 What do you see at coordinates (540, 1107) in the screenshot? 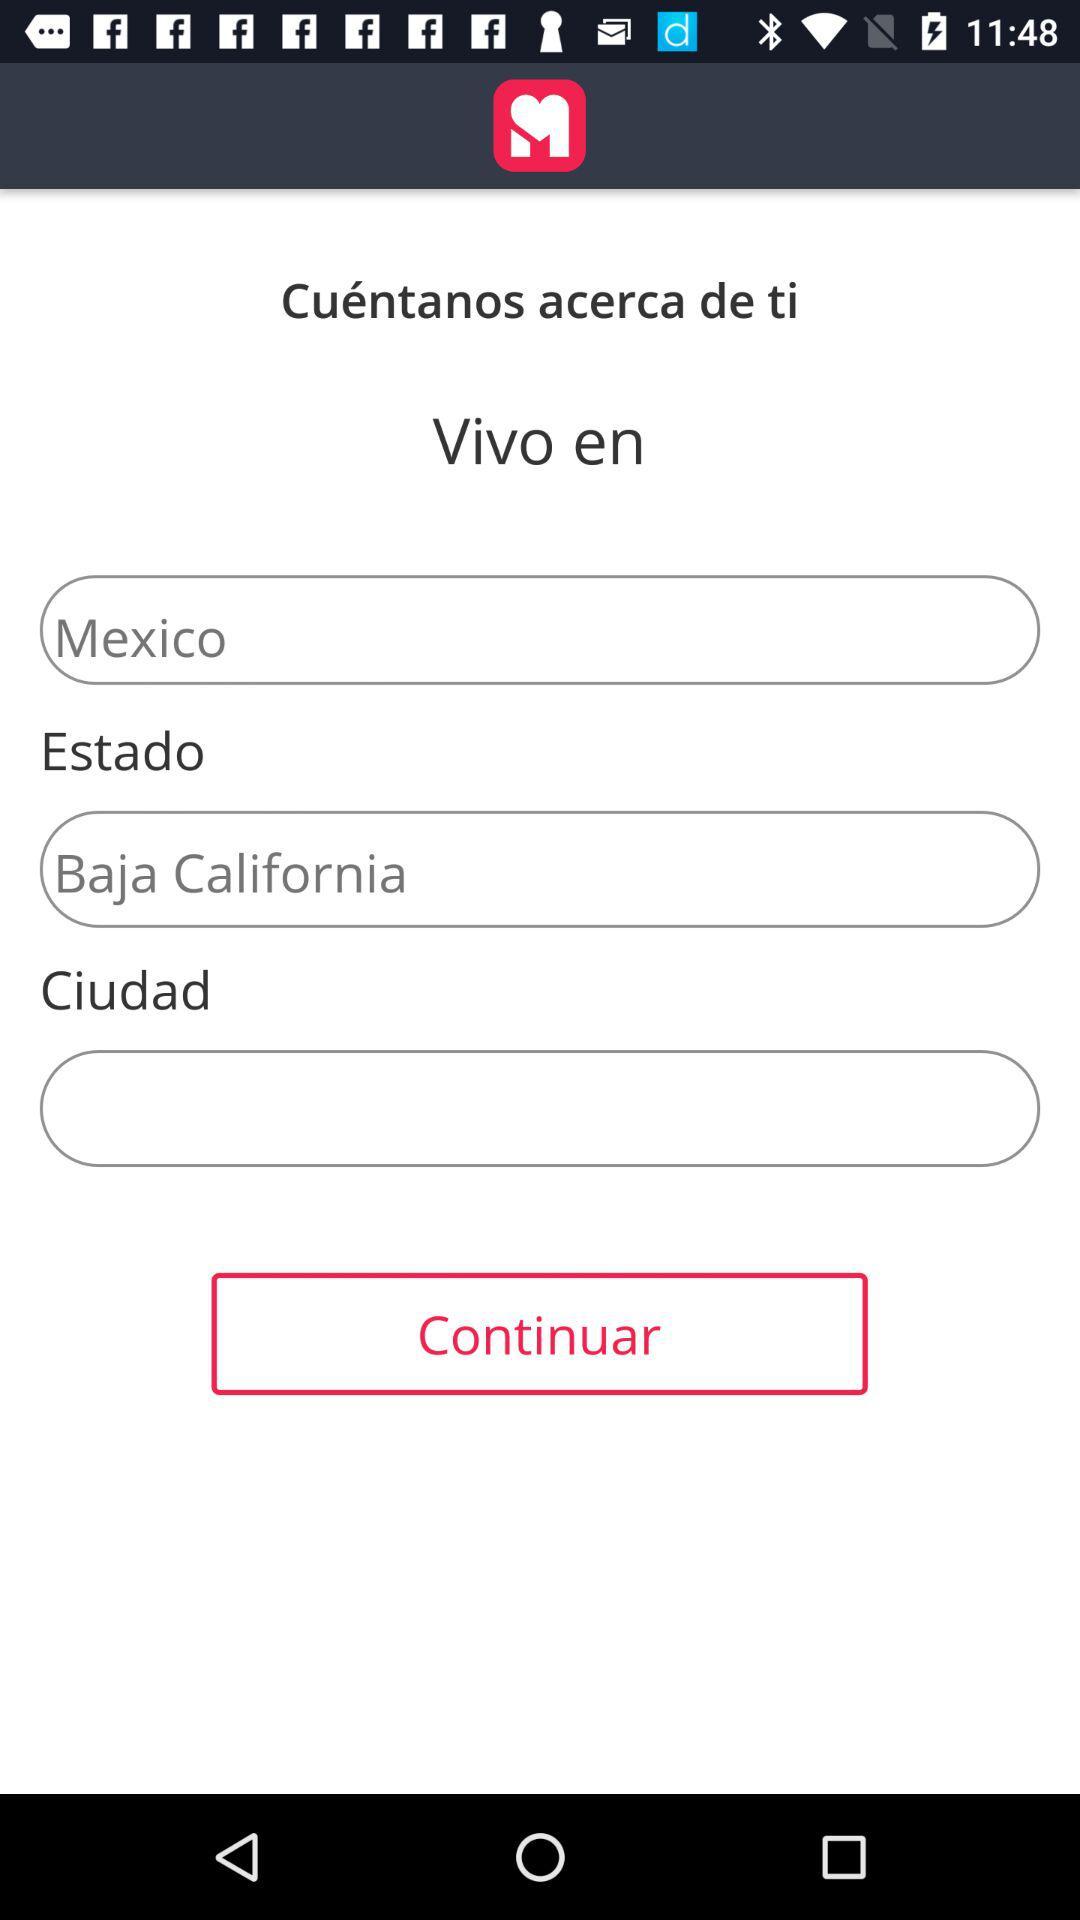
I see `the item below the ciudad icon` at bounding box center [540, 1107].